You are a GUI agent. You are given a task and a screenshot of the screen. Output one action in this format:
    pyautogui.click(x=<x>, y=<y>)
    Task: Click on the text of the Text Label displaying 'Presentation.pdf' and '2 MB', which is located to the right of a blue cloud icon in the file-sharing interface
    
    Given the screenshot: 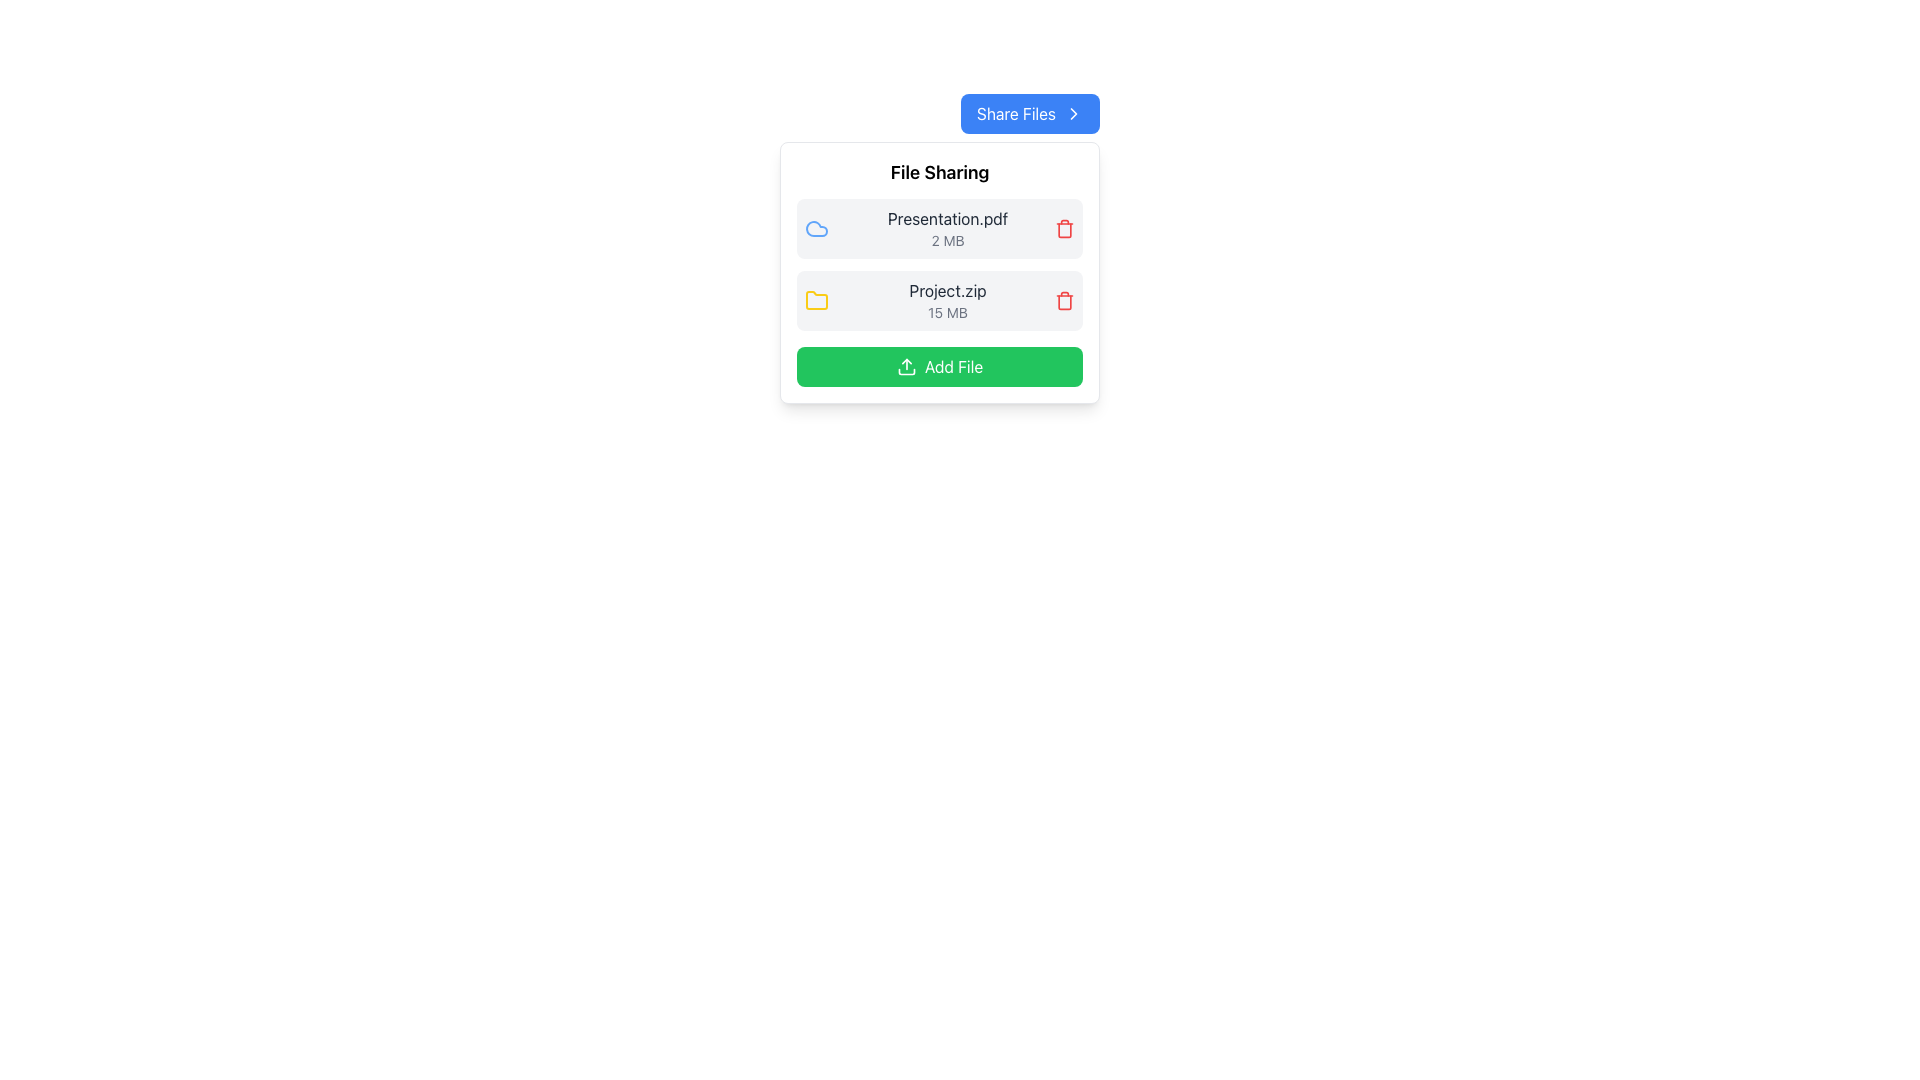 What is the action you would take?
    pyautogui.click(x=947, y=227)
    